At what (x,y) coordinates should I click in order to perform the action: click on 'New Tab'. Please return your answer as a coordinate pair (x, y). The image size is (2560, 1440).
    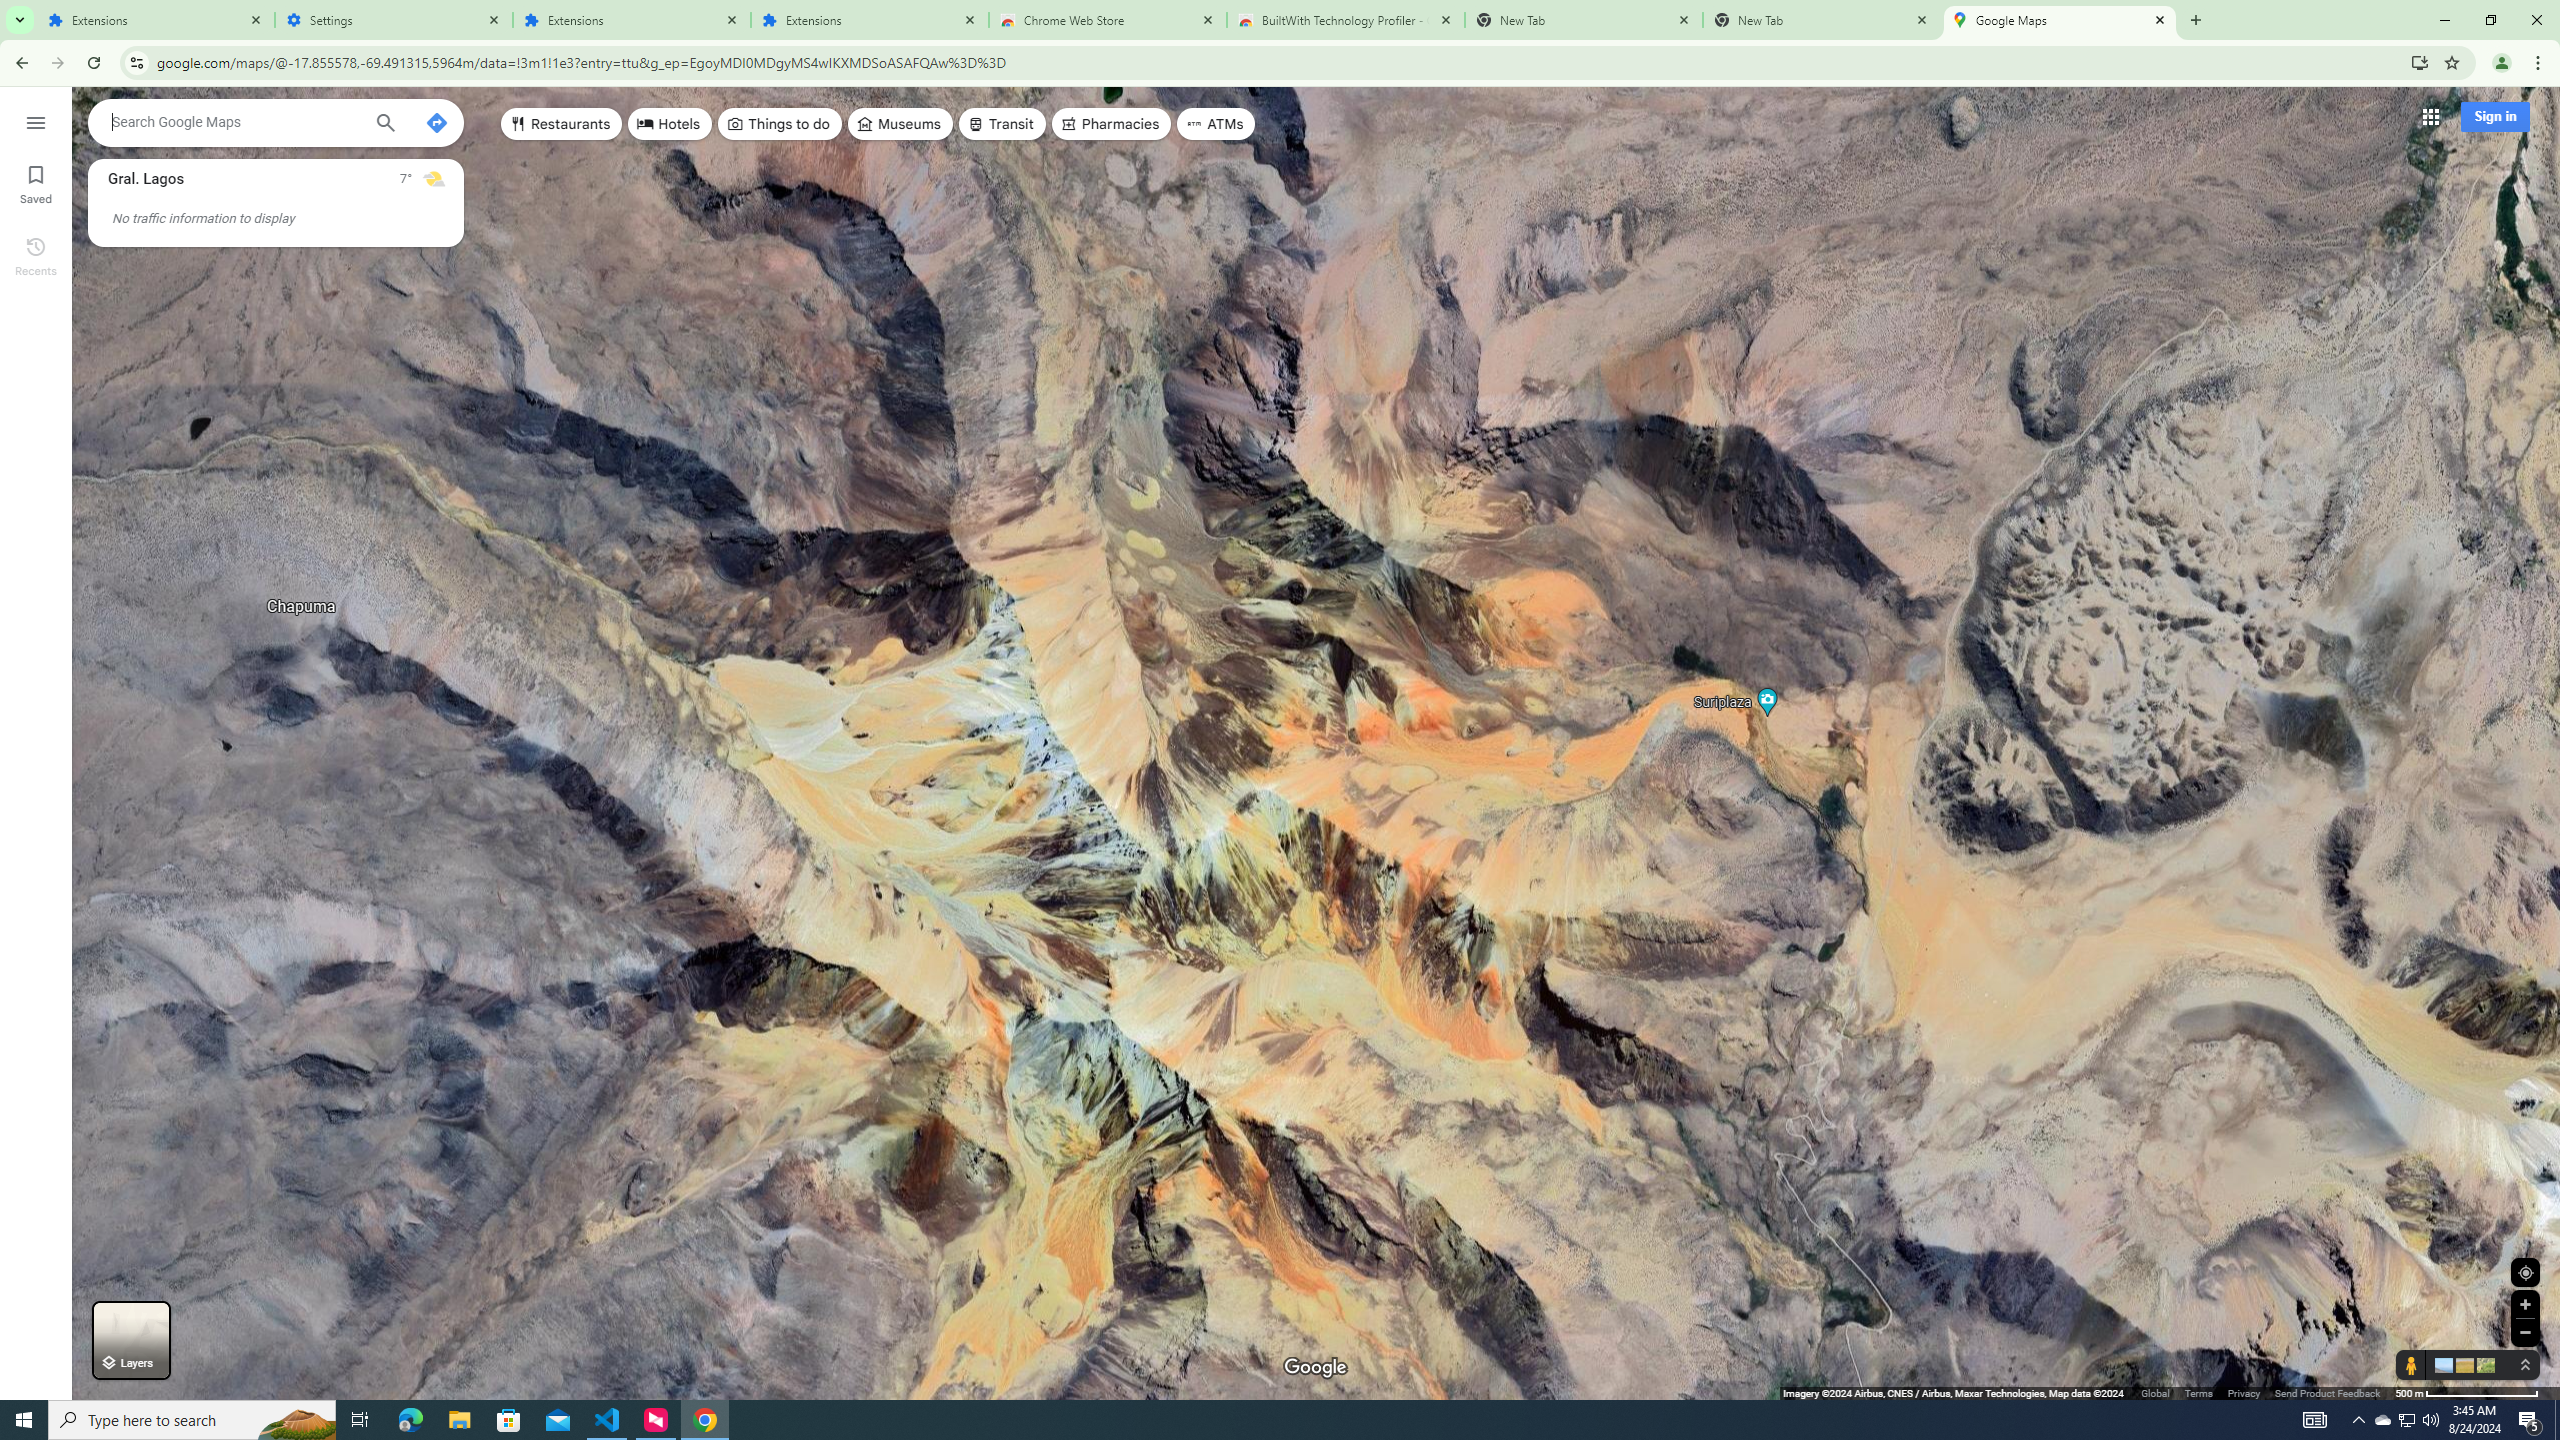
    Looking at the image, I should click on (1822, 19).